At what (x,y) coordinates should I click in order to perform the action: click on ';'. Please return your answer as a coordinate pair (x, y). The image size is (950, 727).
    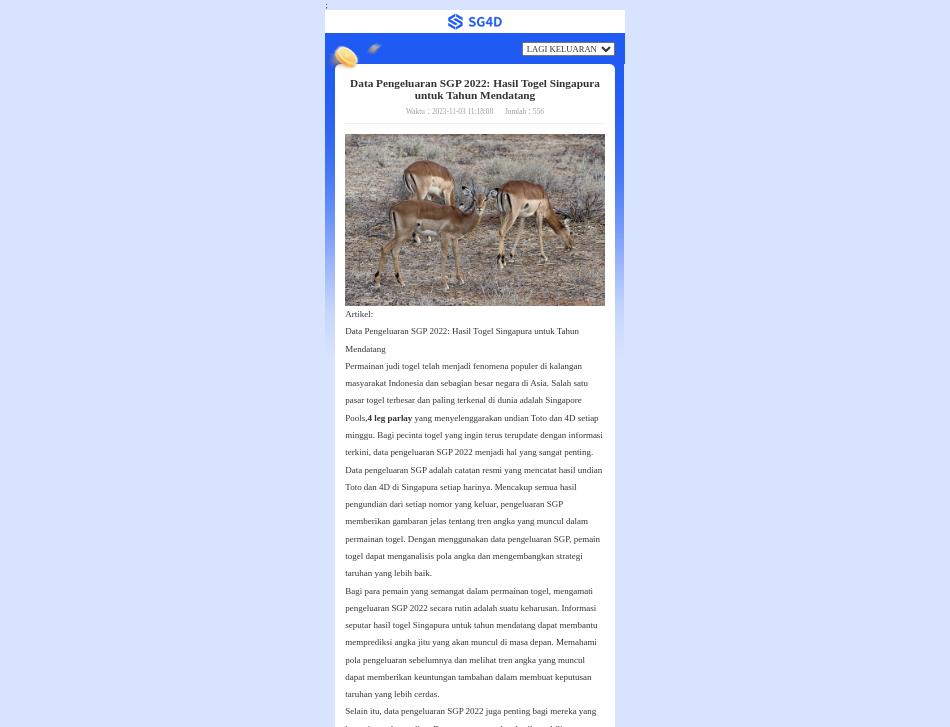
    Looking at the image, I should click on (323, 5).